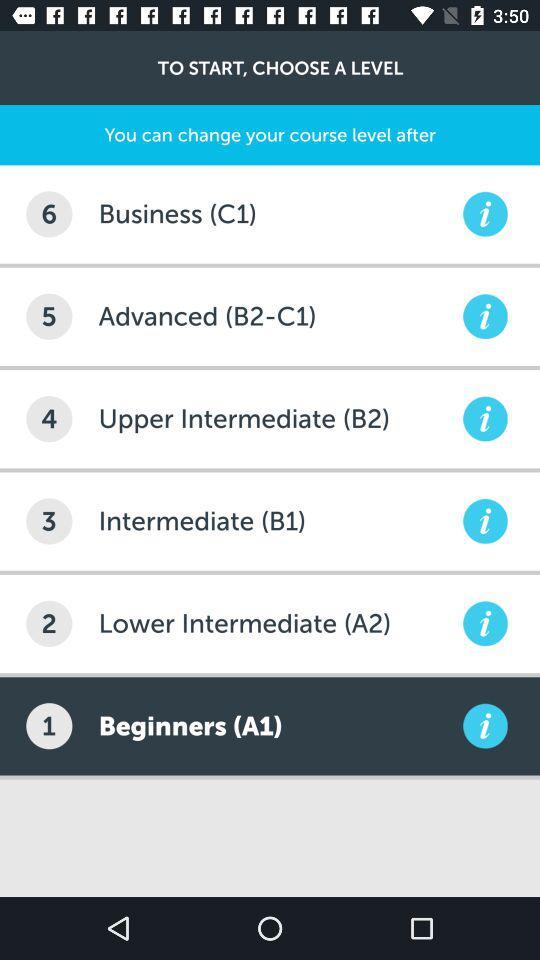 This screenshot has width=540, height=960. Describe the element at coordinates (484, 214) in the screenshot. I see `information` at that location.